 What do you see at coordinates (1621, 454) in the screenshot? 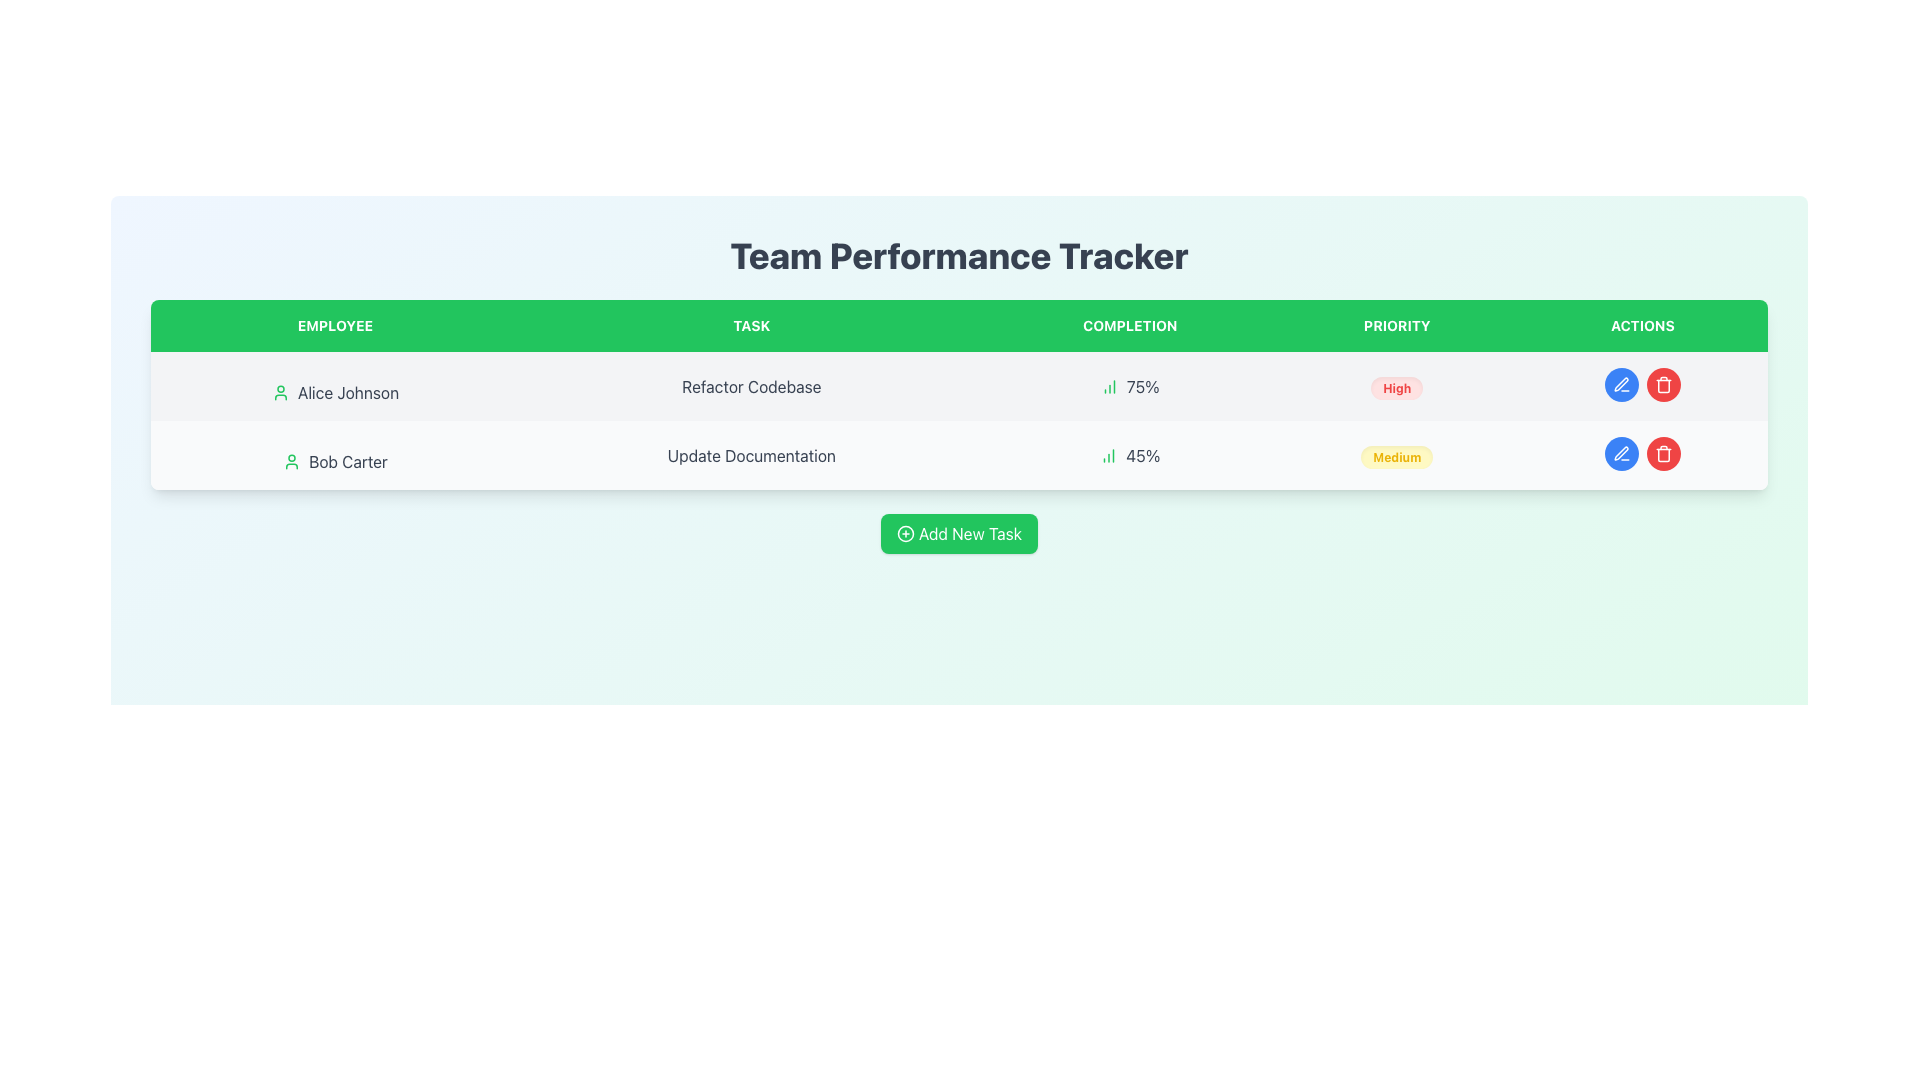
I see `the edit button located in the 'Actions' column of the second row in the table to initiate an edit action` at bounding box center [1621, 454].